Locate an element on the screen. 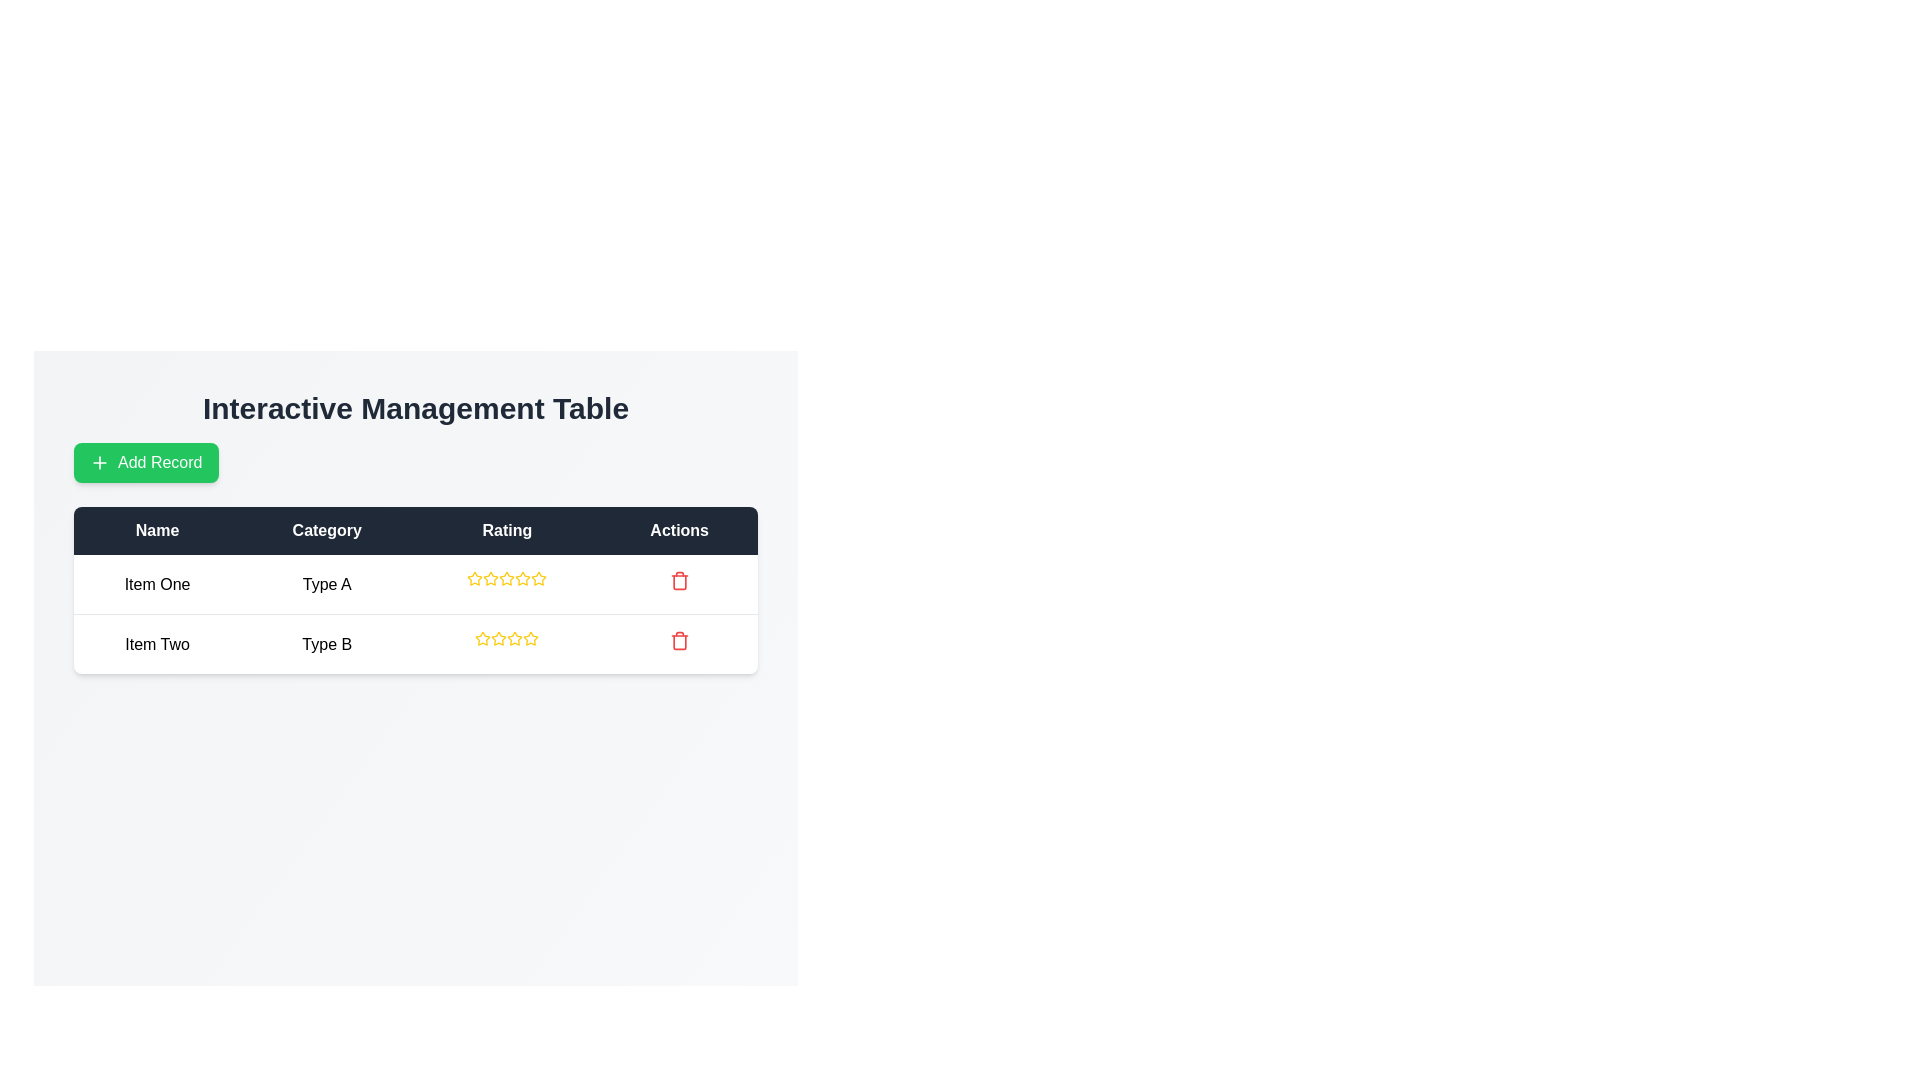 This screenshot has height=1080, width=1920. the yellow hollow star icon representing the rating for 'Item Two' in the second row under the 'Rating' column is located at coordinates (483, 639).